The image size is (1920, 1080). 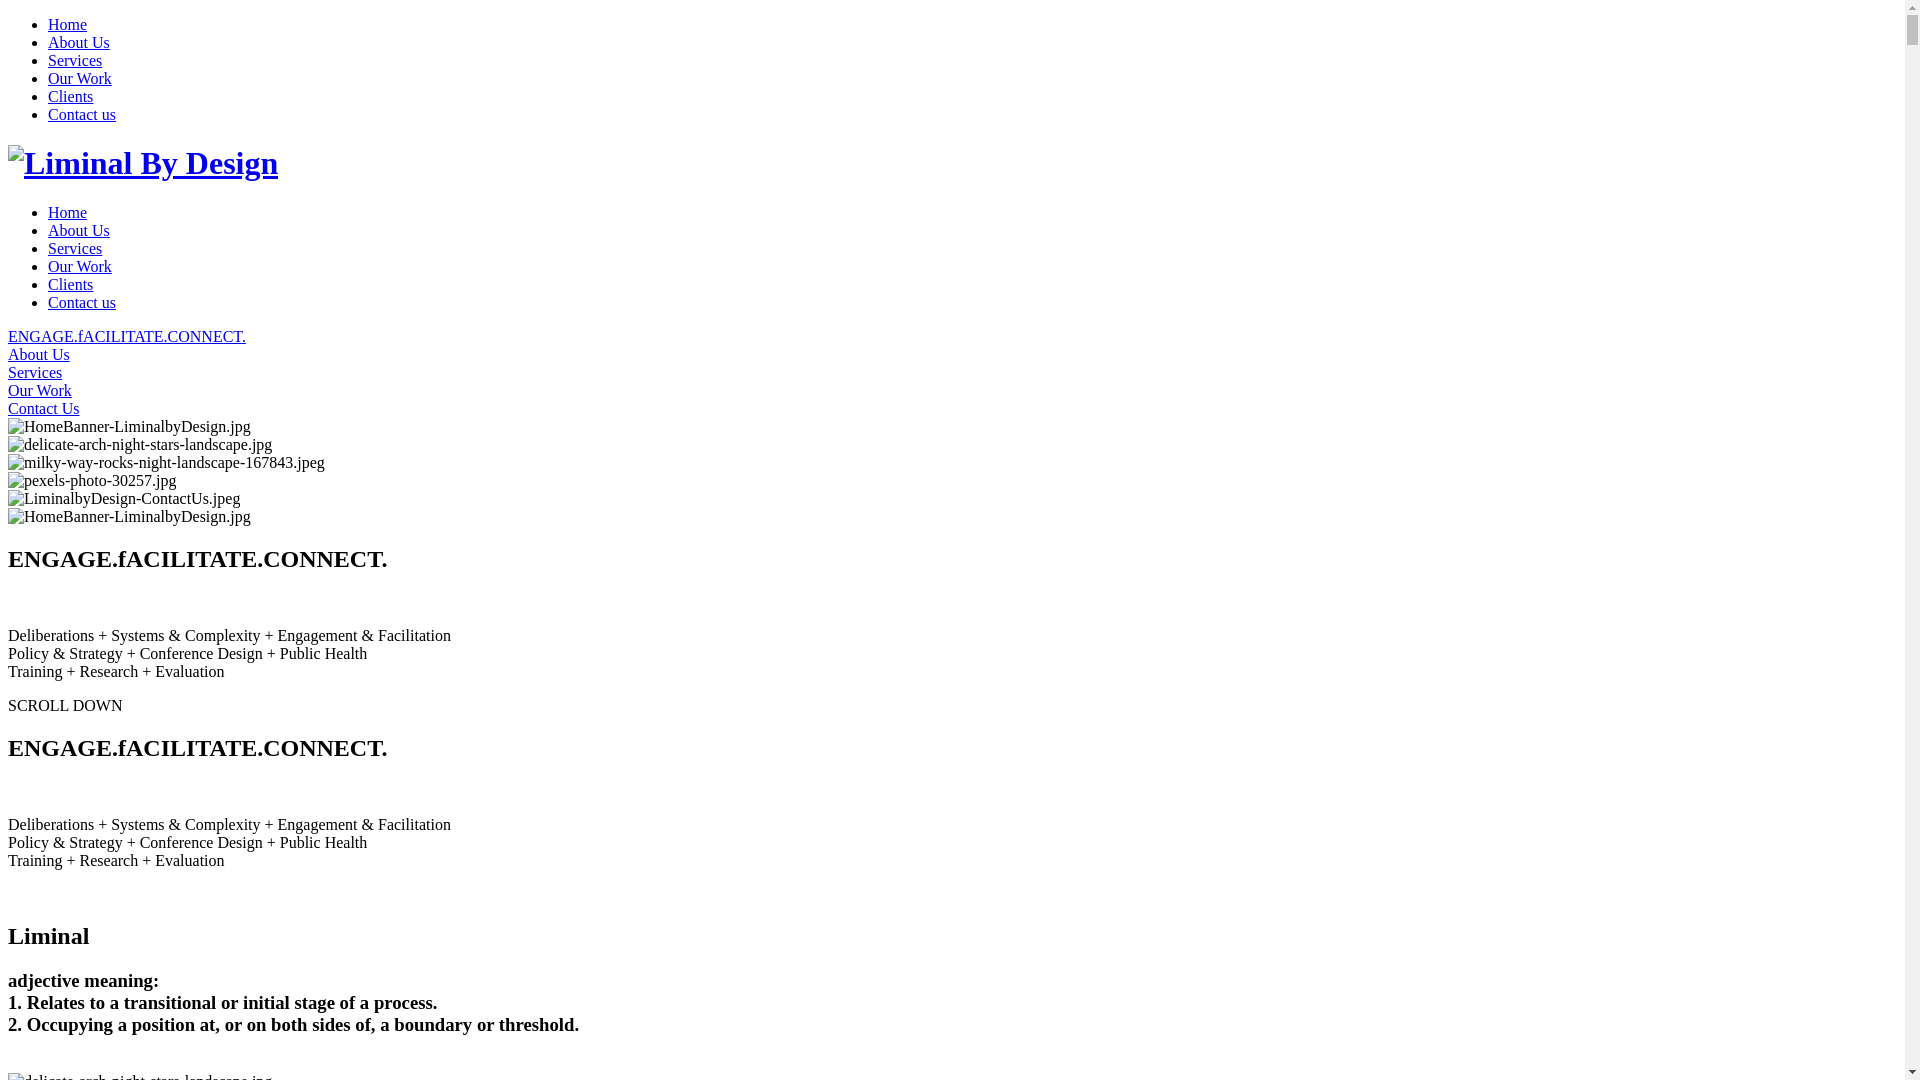 I want to click on 'Services', so click(x=951, y=373).